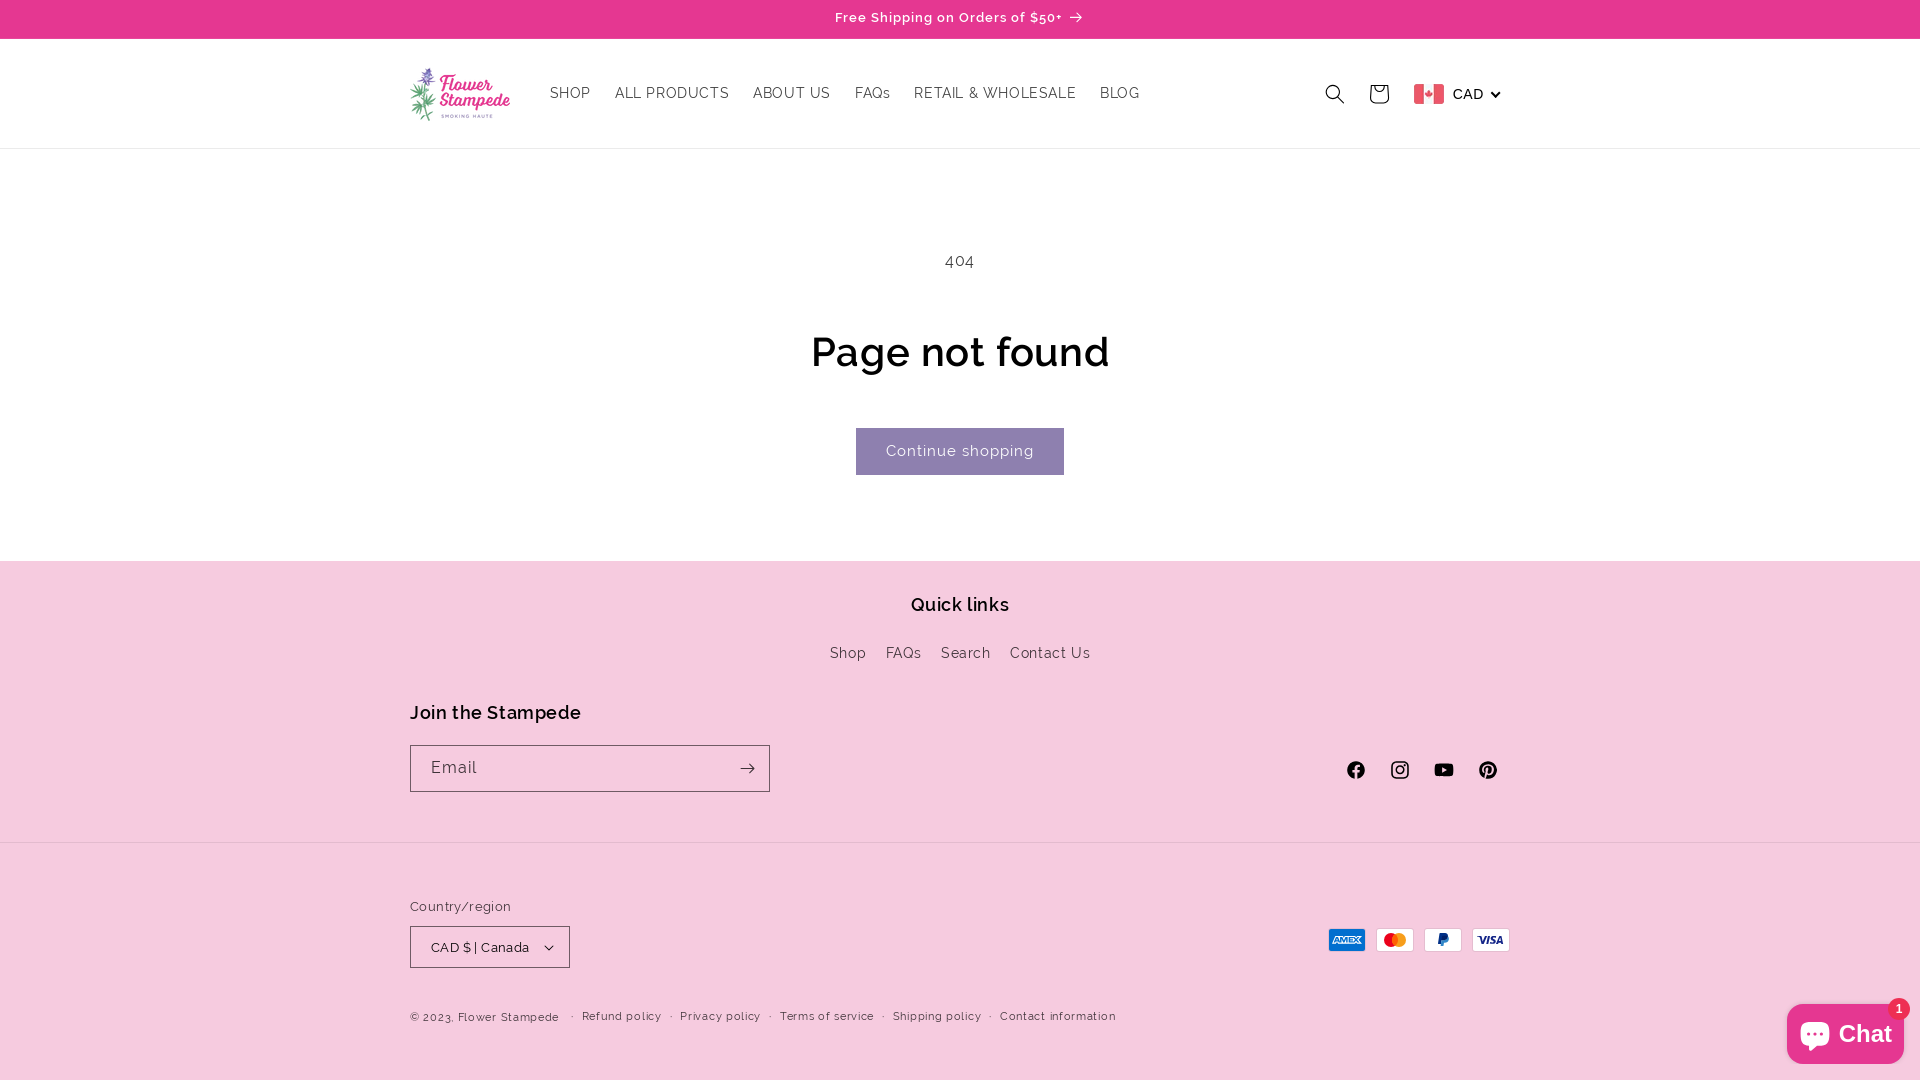 This screenshot has width=1920, height=1080. What do you see at coordinates (1399, 769) in the screenshot?
I see `'Instagram'` at bounding box center [1399, 769].